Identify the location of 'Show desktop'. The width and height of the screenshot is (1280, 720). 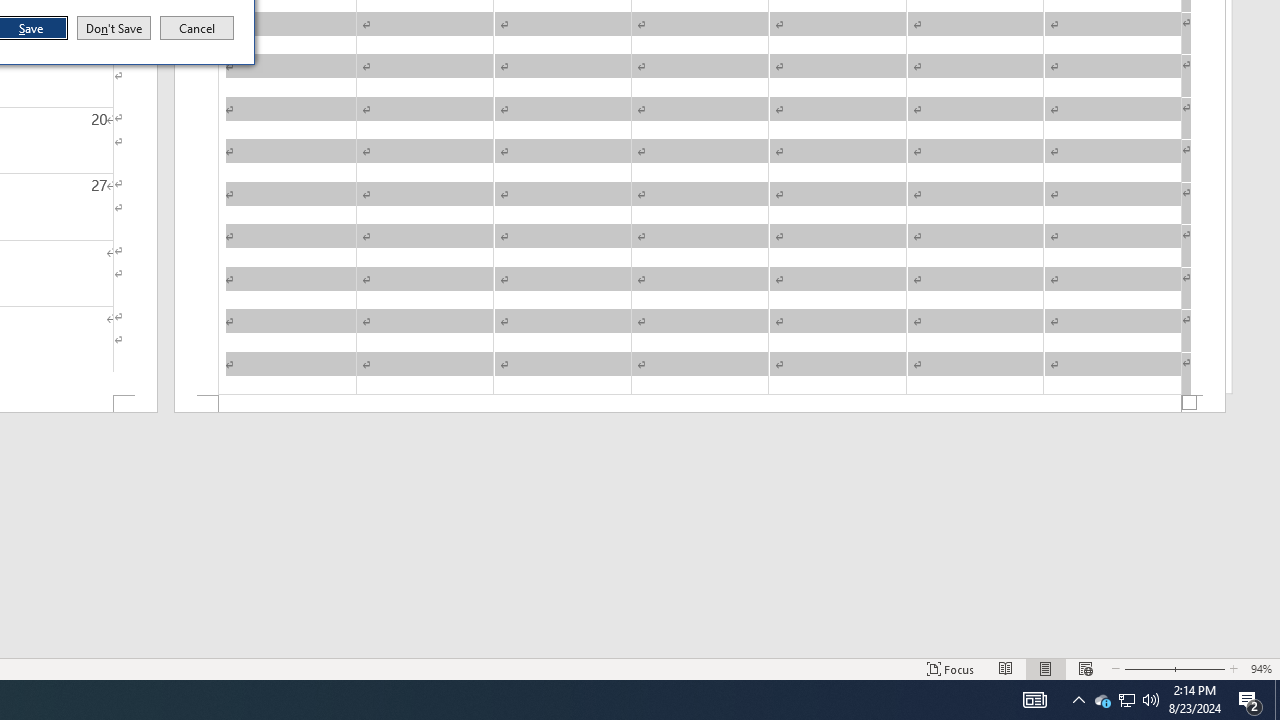
(1276, 698).